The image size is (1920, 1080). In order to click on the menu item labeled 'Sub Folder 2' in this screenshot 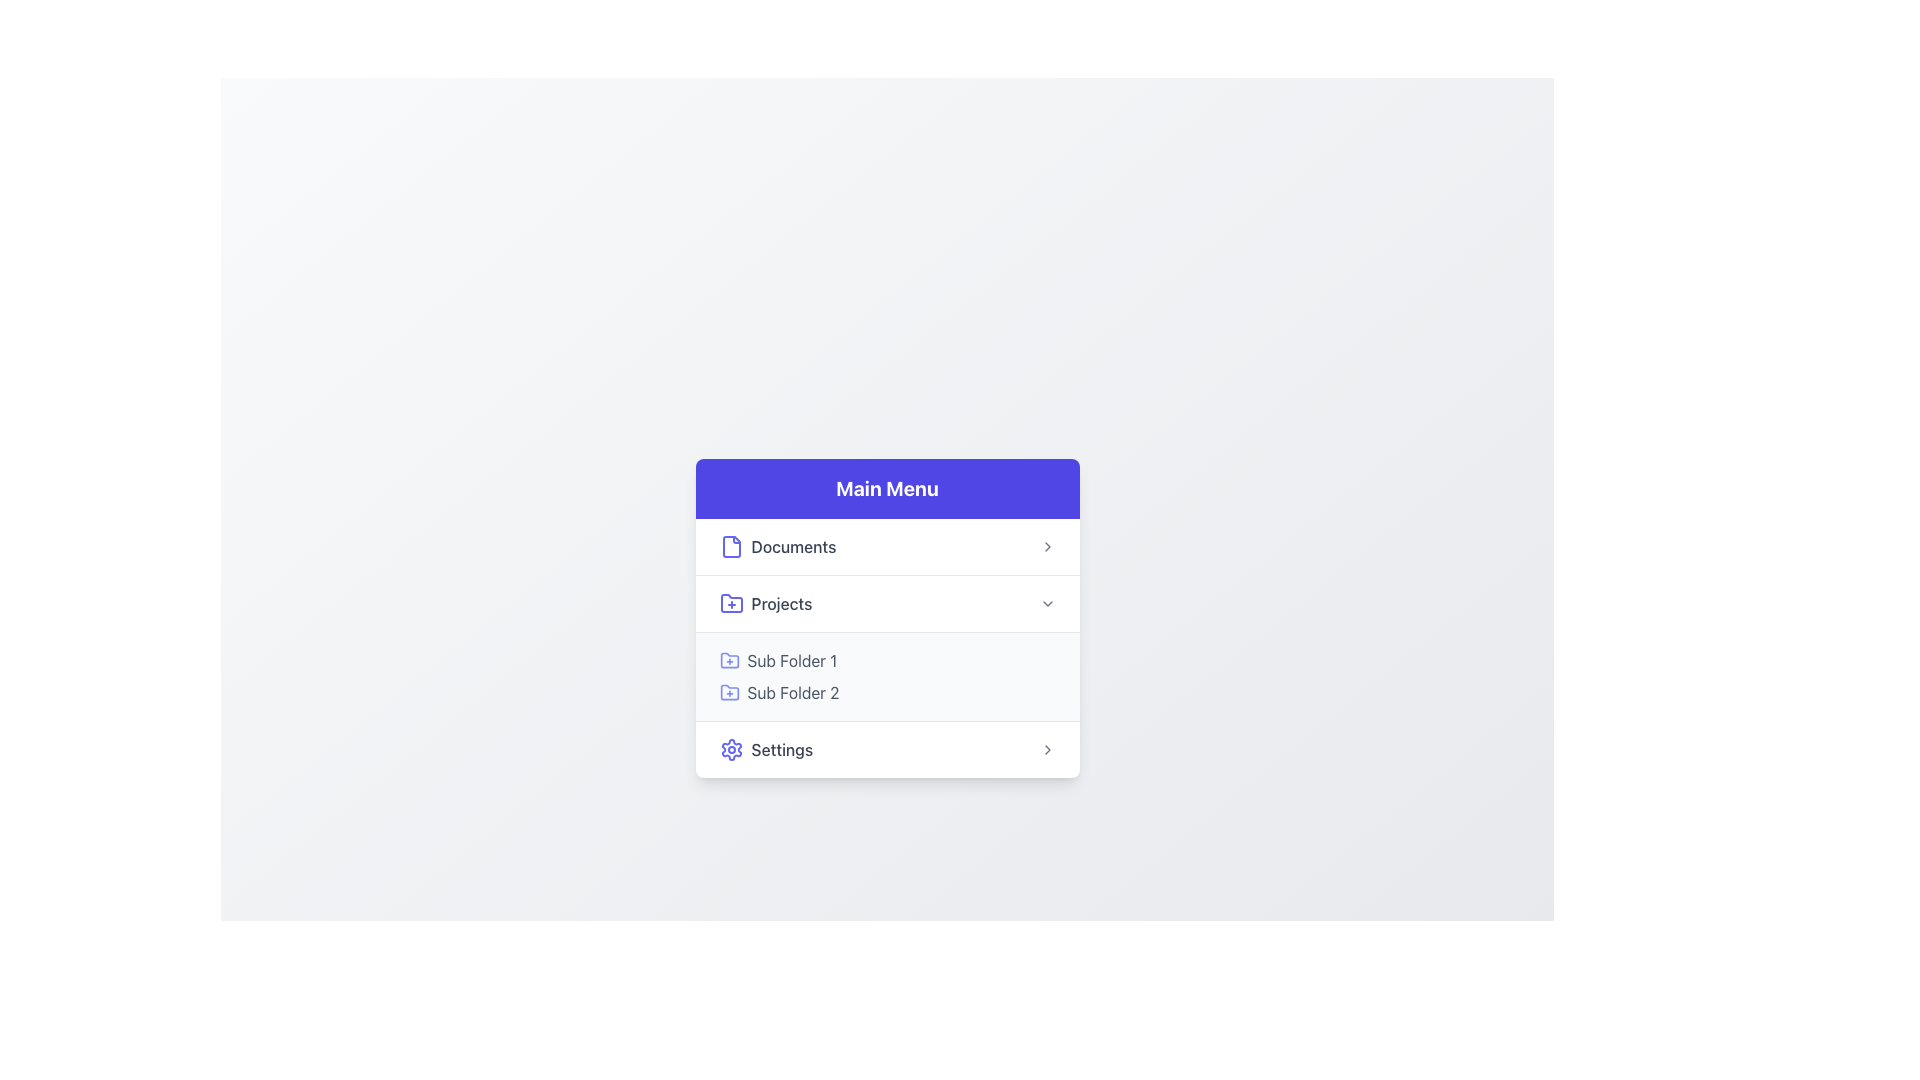, I will do `click(886, 691)`.